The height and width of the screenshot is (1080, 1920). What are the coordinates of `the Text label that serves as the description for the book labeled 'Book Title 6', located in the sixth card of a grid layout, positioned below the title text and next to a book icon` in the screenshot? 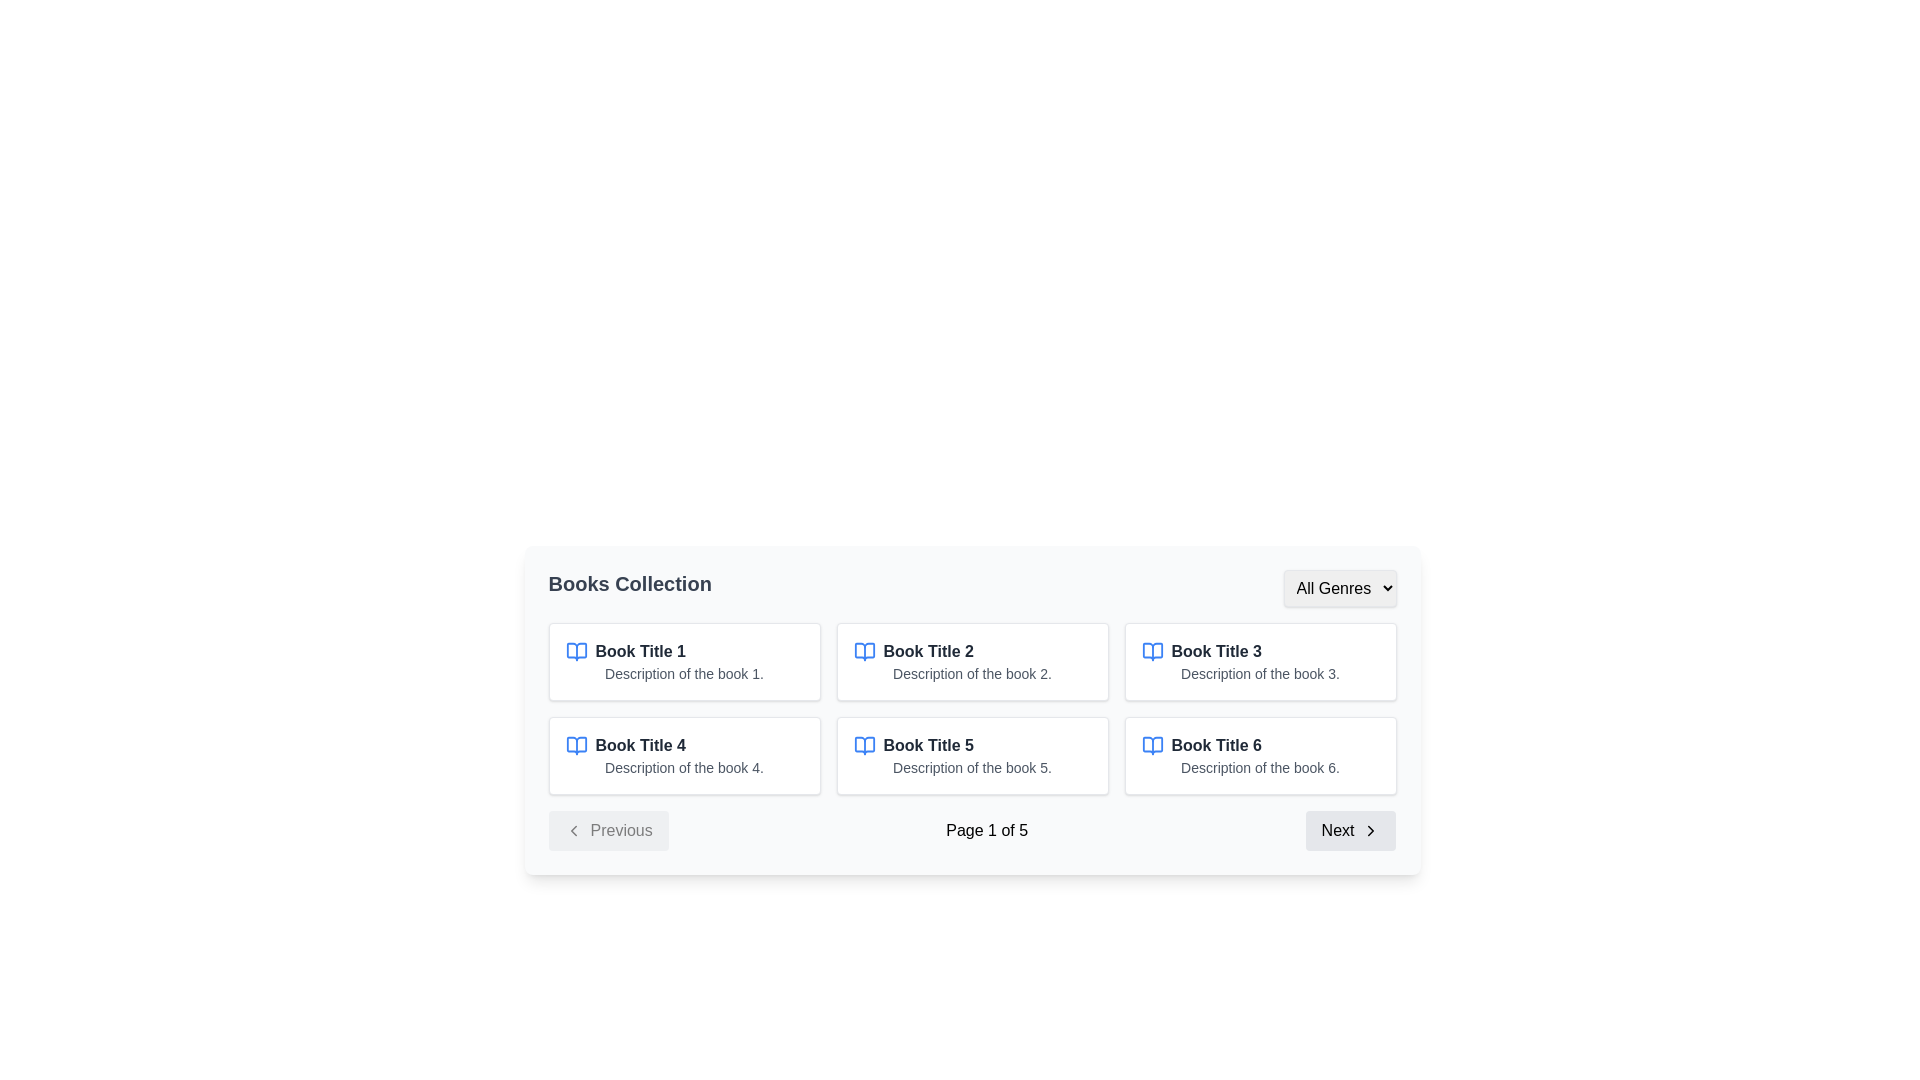 It's located at (1259, 766).